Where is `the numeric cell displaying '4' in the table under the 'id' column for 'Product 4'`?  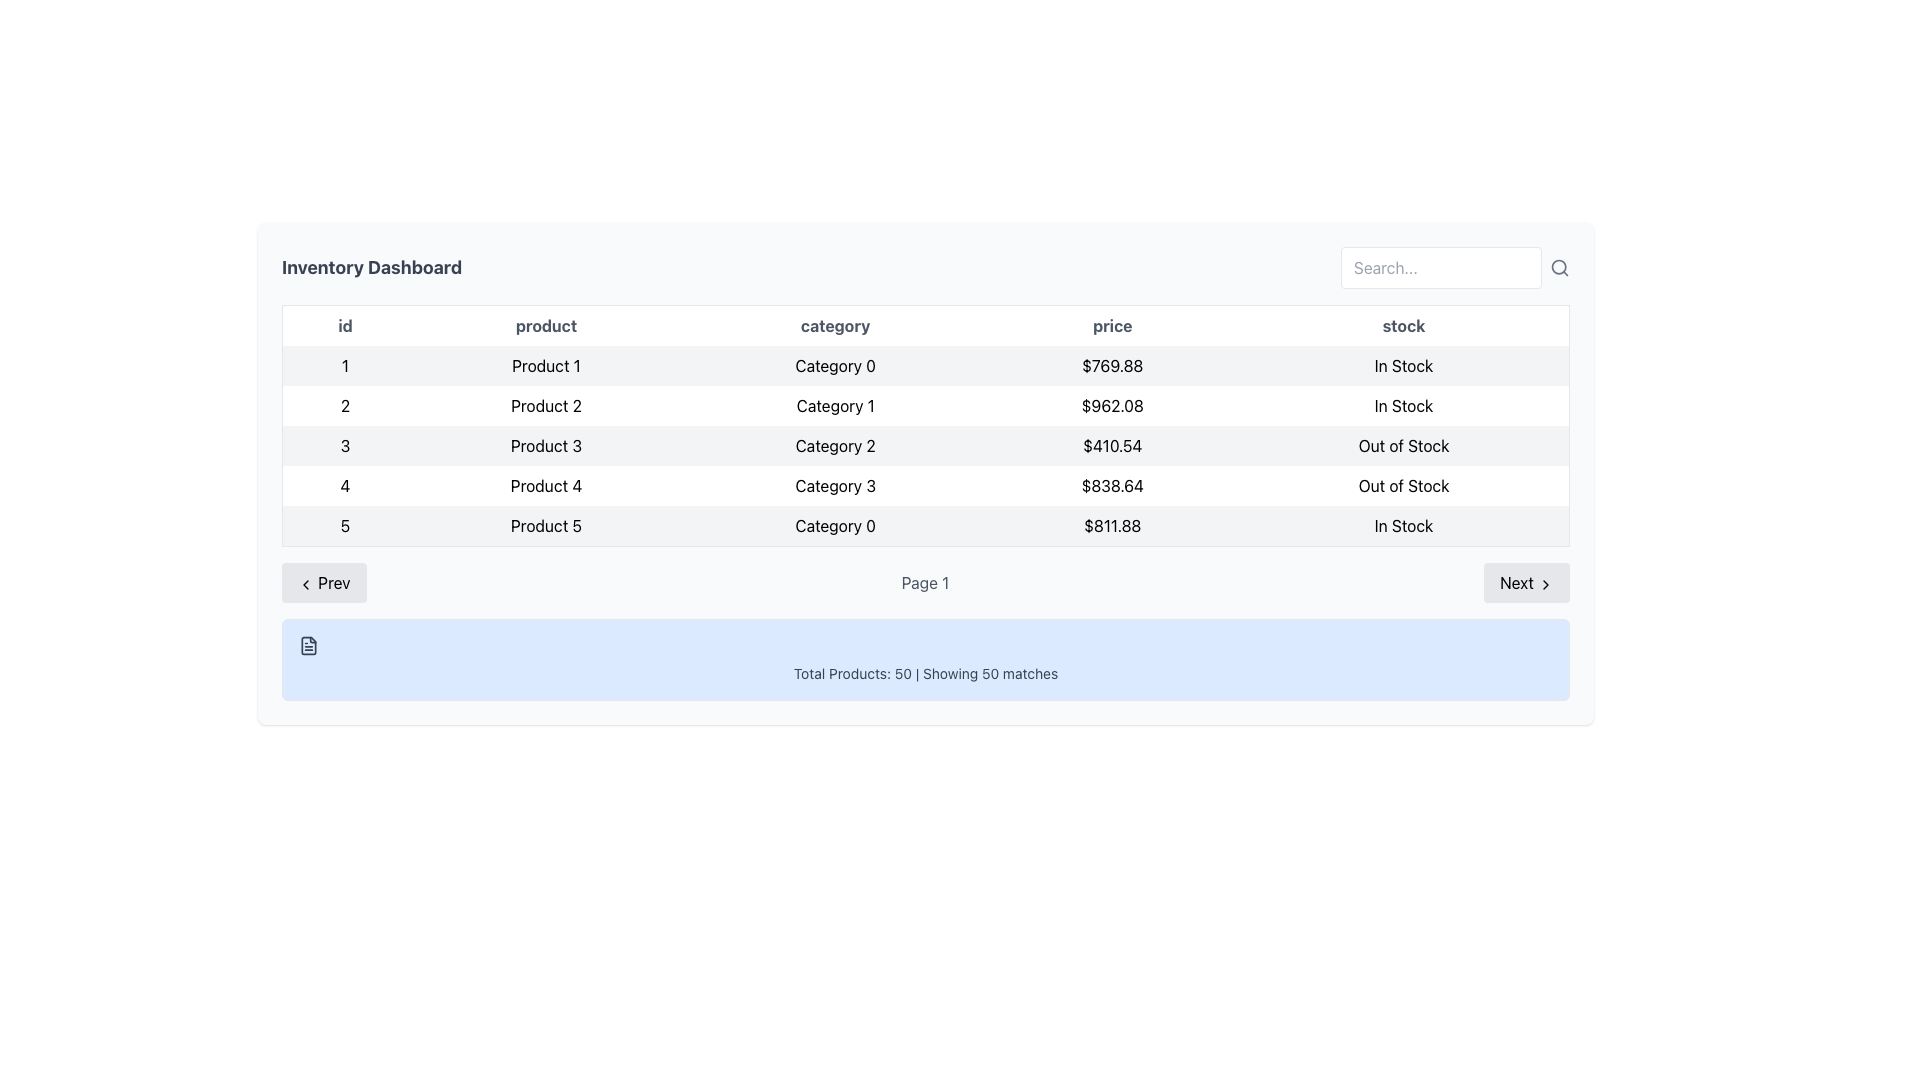 the numeric cell displaying '4' in the table under the 'id' column for 'Product 4' is located at coordinates (345, 486).